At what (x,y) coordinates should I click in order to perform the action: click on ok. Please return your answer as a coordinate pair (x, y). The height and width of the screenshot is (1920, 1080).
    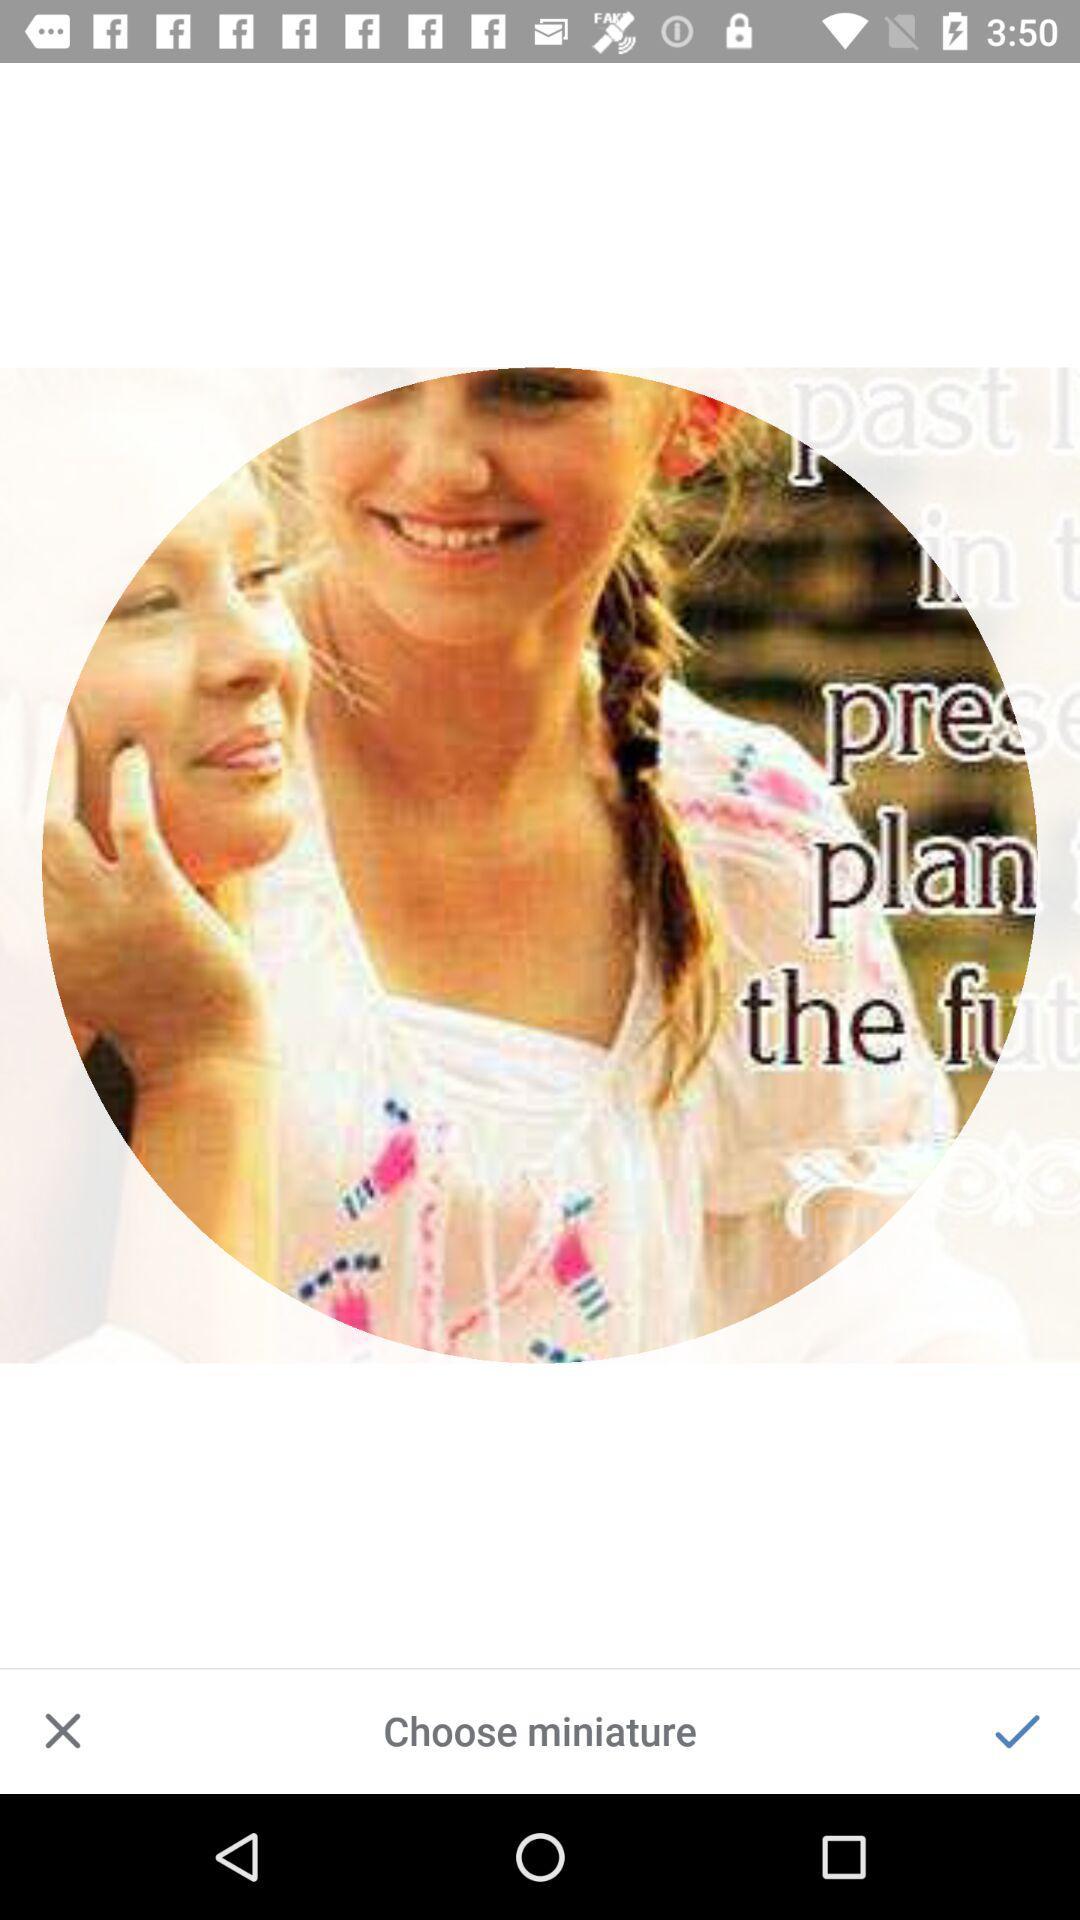
    Looking at the image, I should click on (1017, 1730).